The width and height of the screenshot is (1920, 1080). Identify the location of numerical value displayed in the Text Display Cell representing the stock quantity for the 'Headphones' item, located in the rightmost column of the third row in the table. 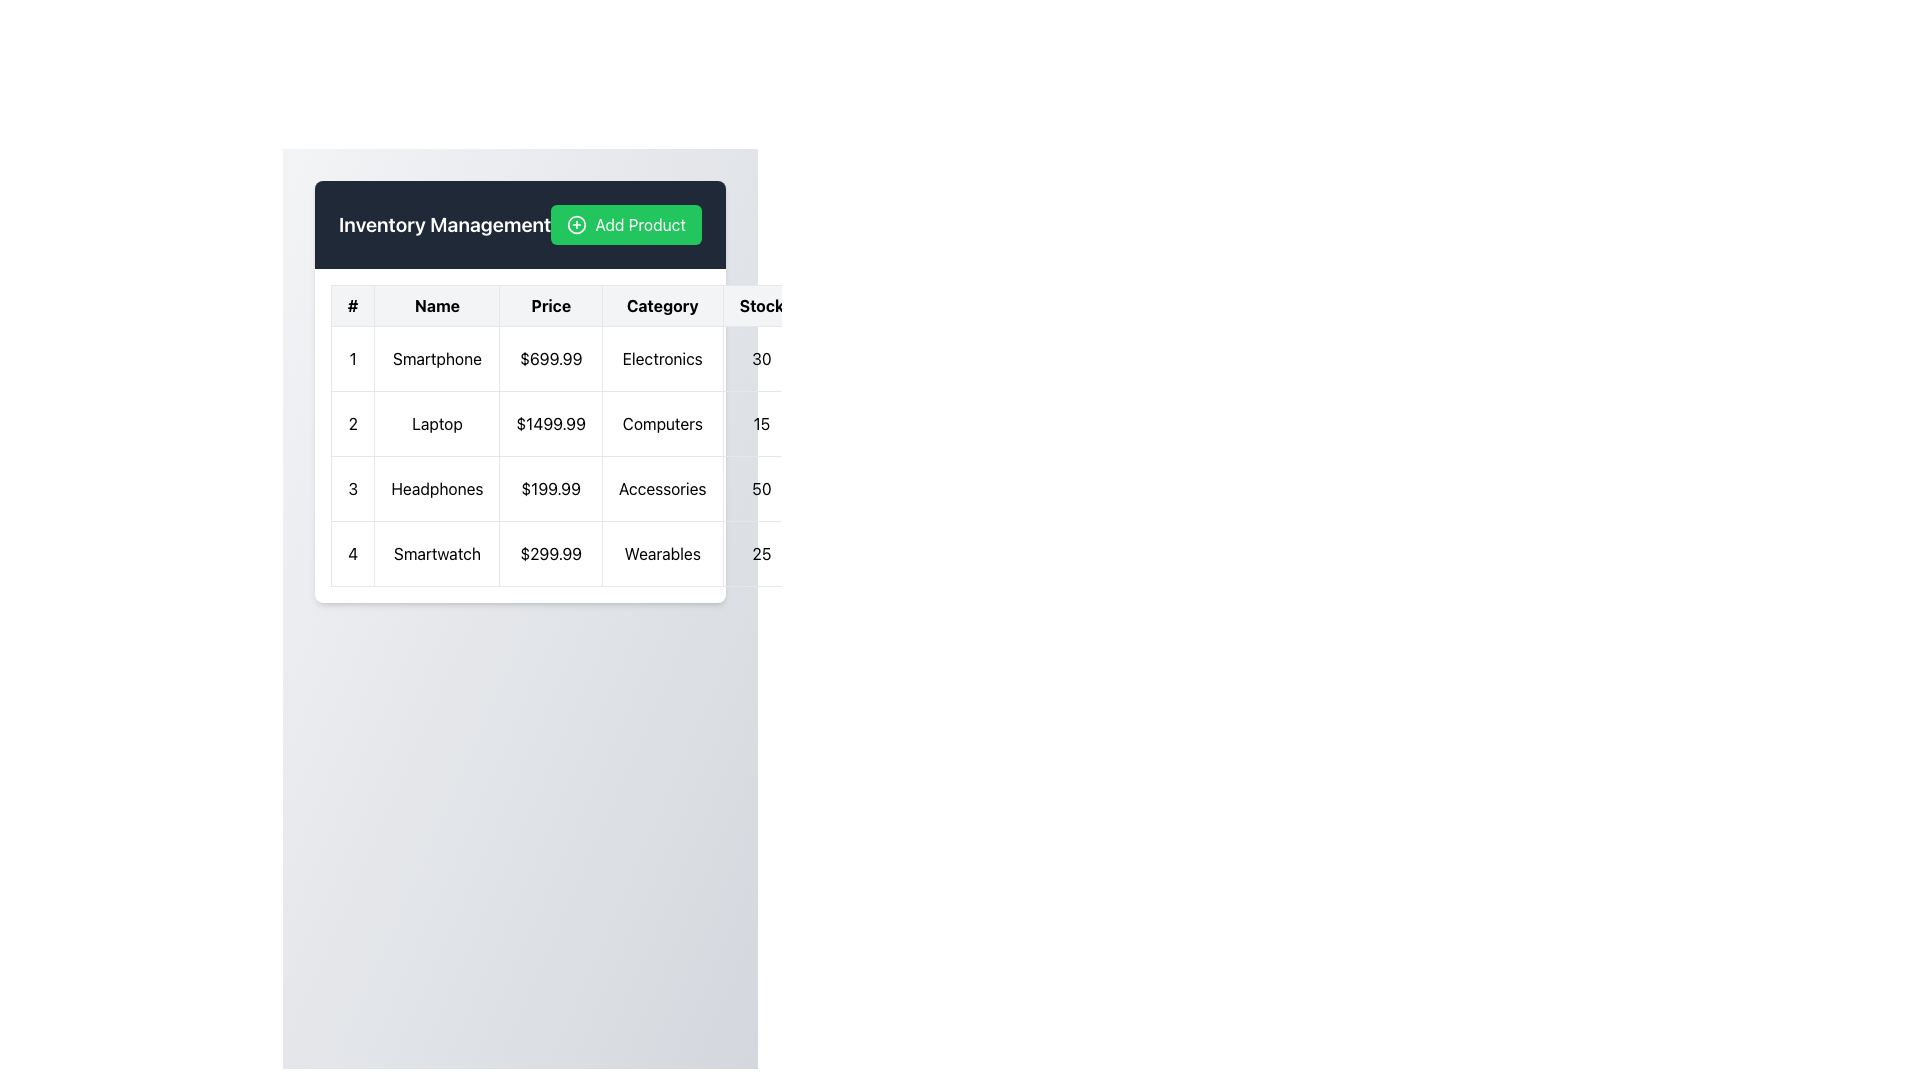
(760, 489).